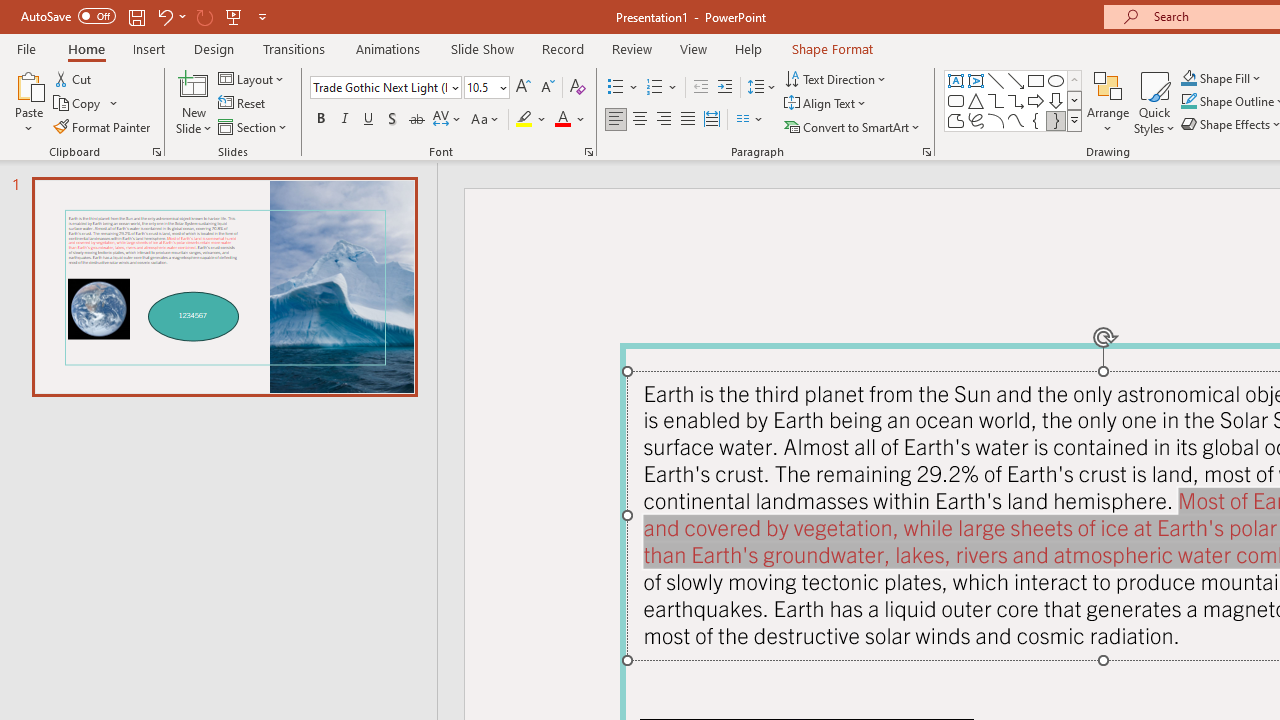 The width and height of the screenshot is (1280, 720). I want to click on 'Reset', so click(242, 103).